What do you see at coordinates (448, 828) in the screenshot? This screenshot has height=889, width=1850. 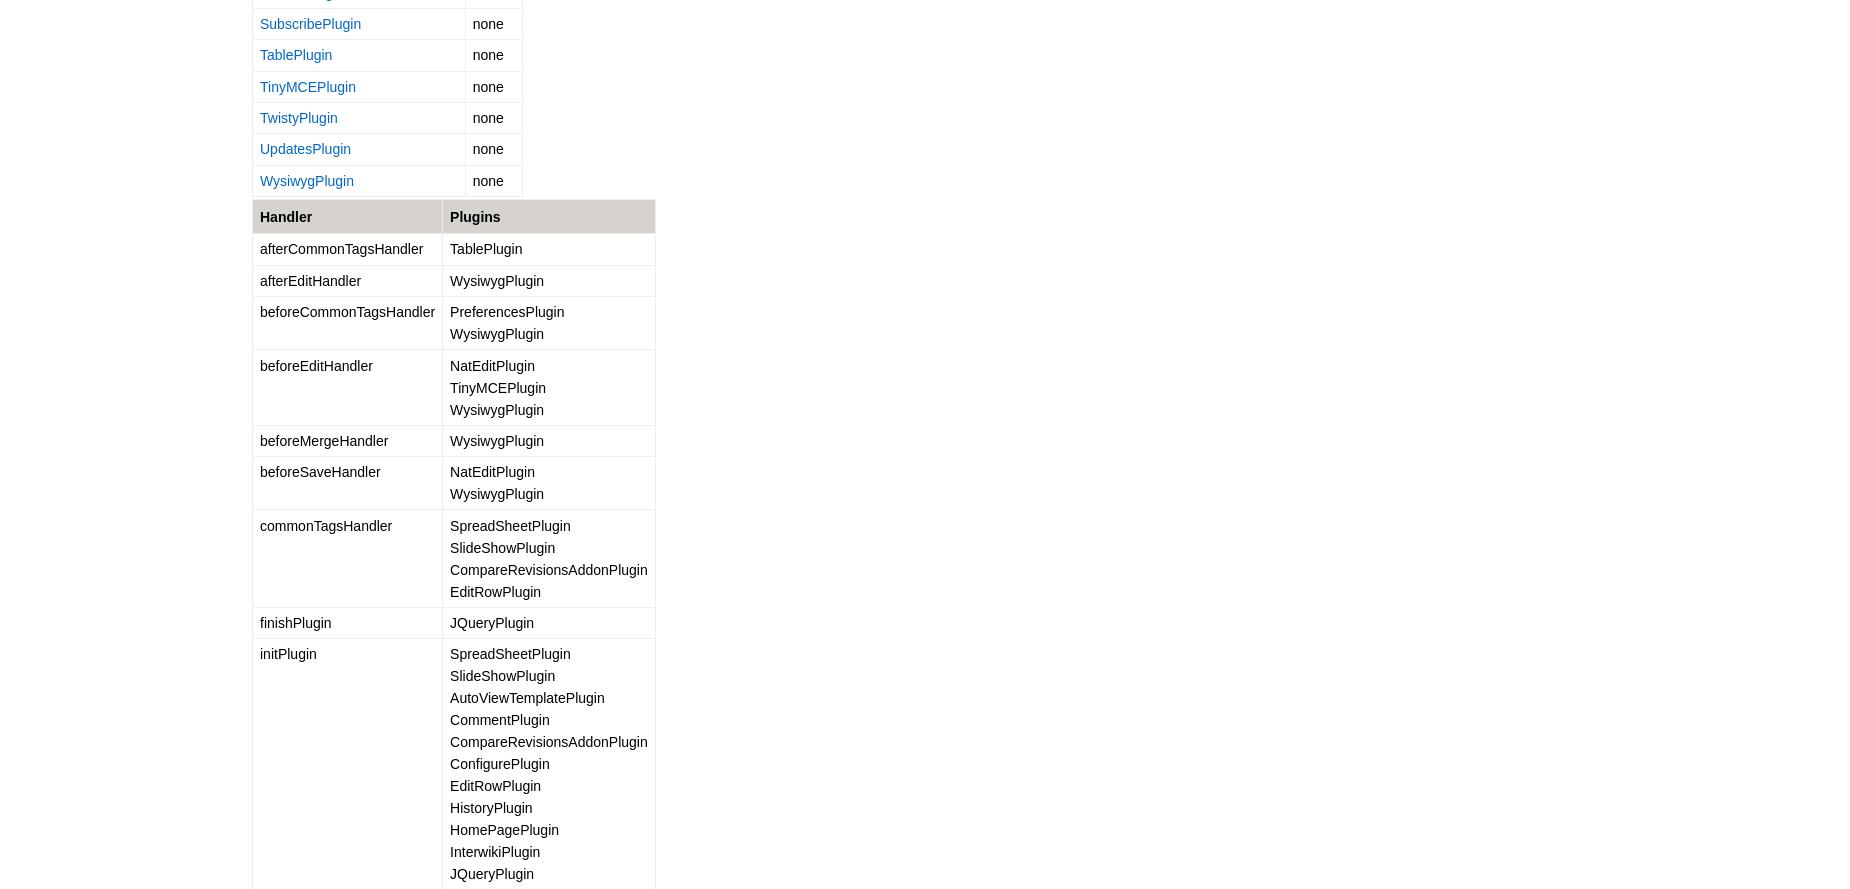 I see `'HomePagePlugin'` at bounding box center [448, 828].